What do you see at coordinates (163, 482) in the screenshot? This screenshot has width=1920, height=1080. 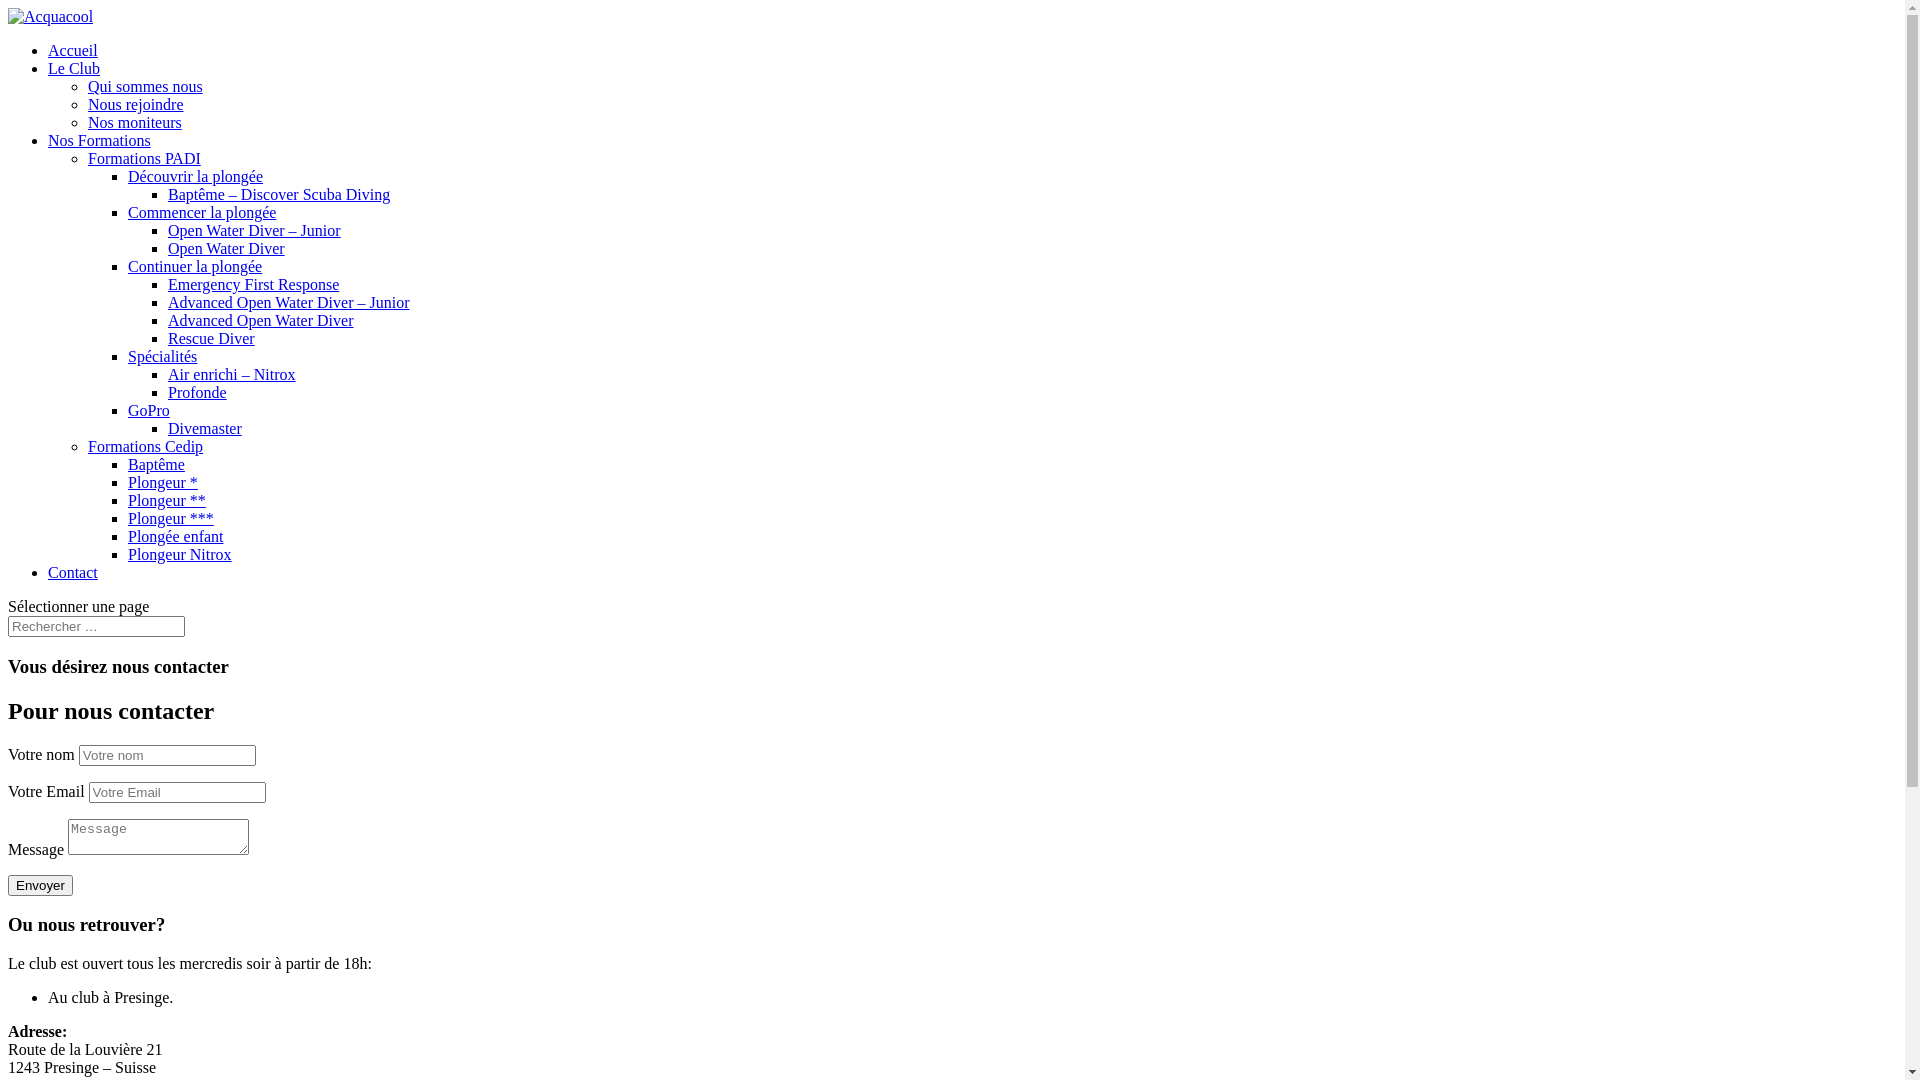 I see `'Plongeur *'` at bounding box center [163, 482].